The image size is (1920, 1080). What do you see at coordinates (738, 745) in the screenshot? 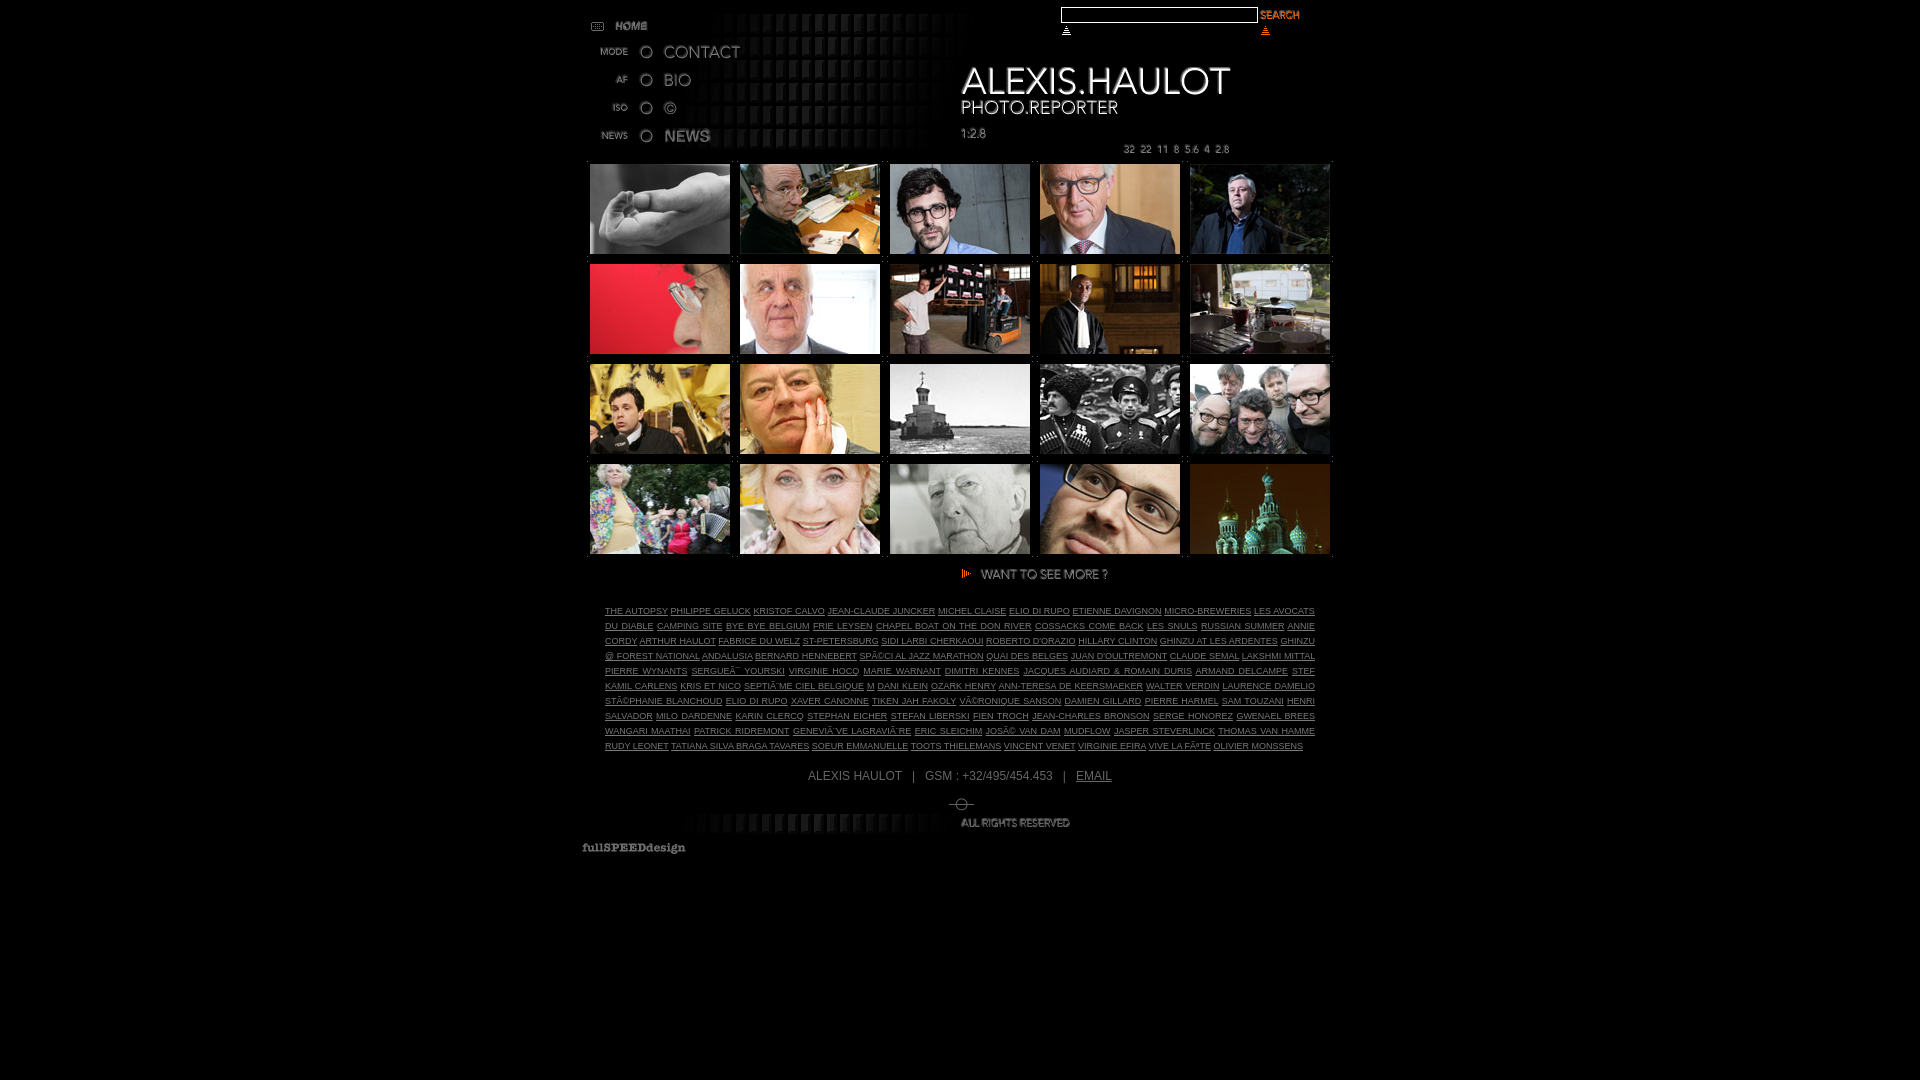
I see `'TATIANA SILVA BRAGA TAVARES'` at bounding box center [738, 745].